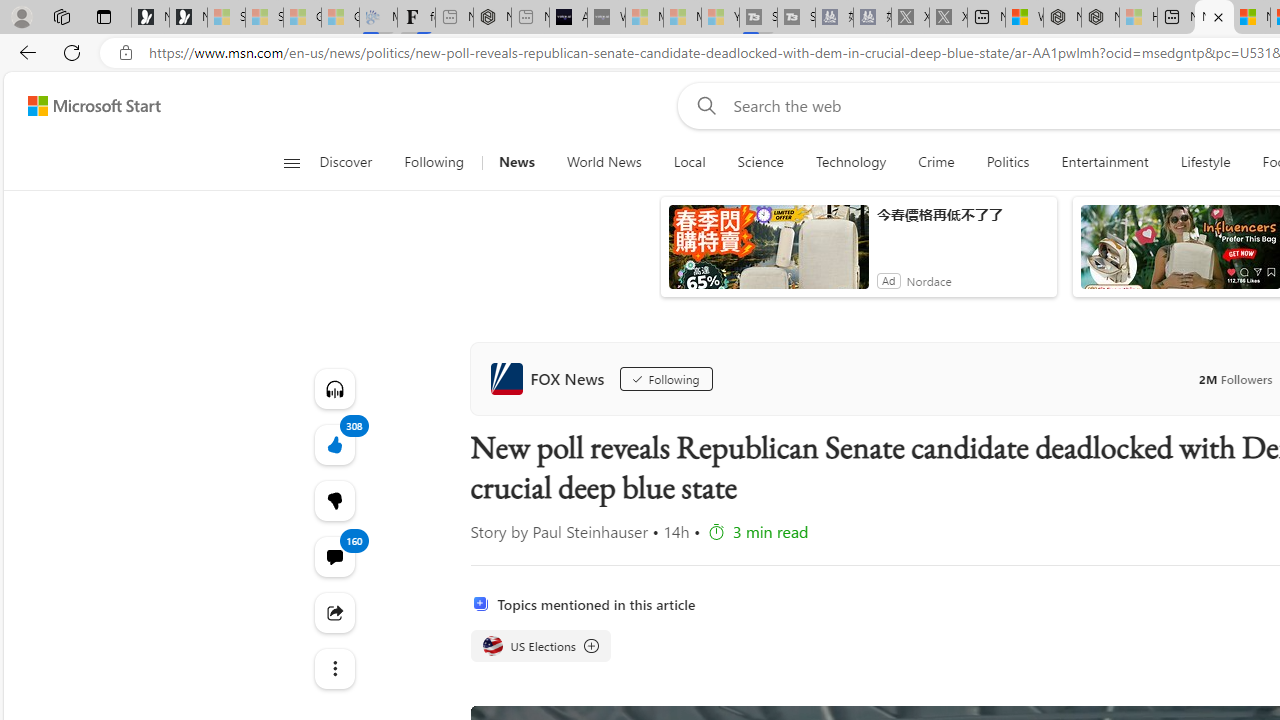  I want to click on 'More like this308Fewer like thisView comments', so click(334, 499).